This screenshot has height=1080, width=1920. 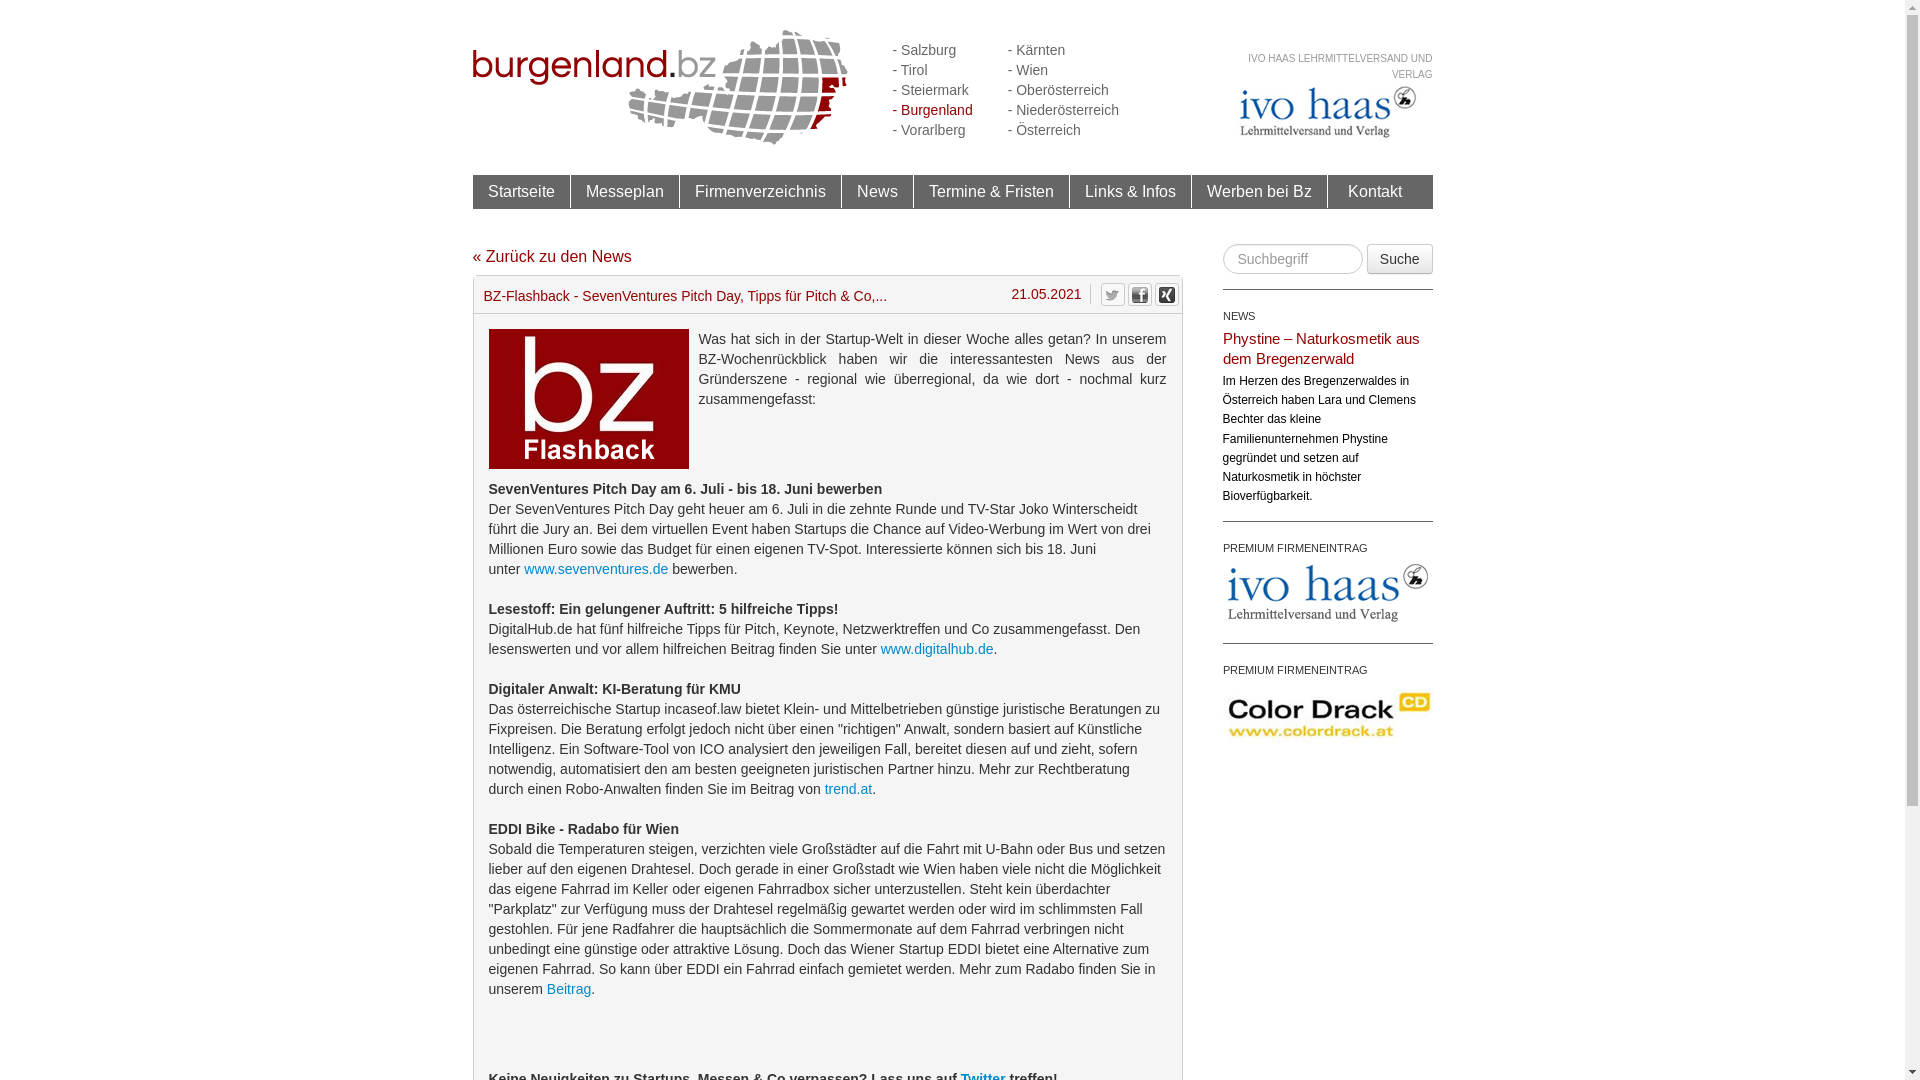 I want to click on 'Firmenverzeichnis', so click(x=758, y=191).